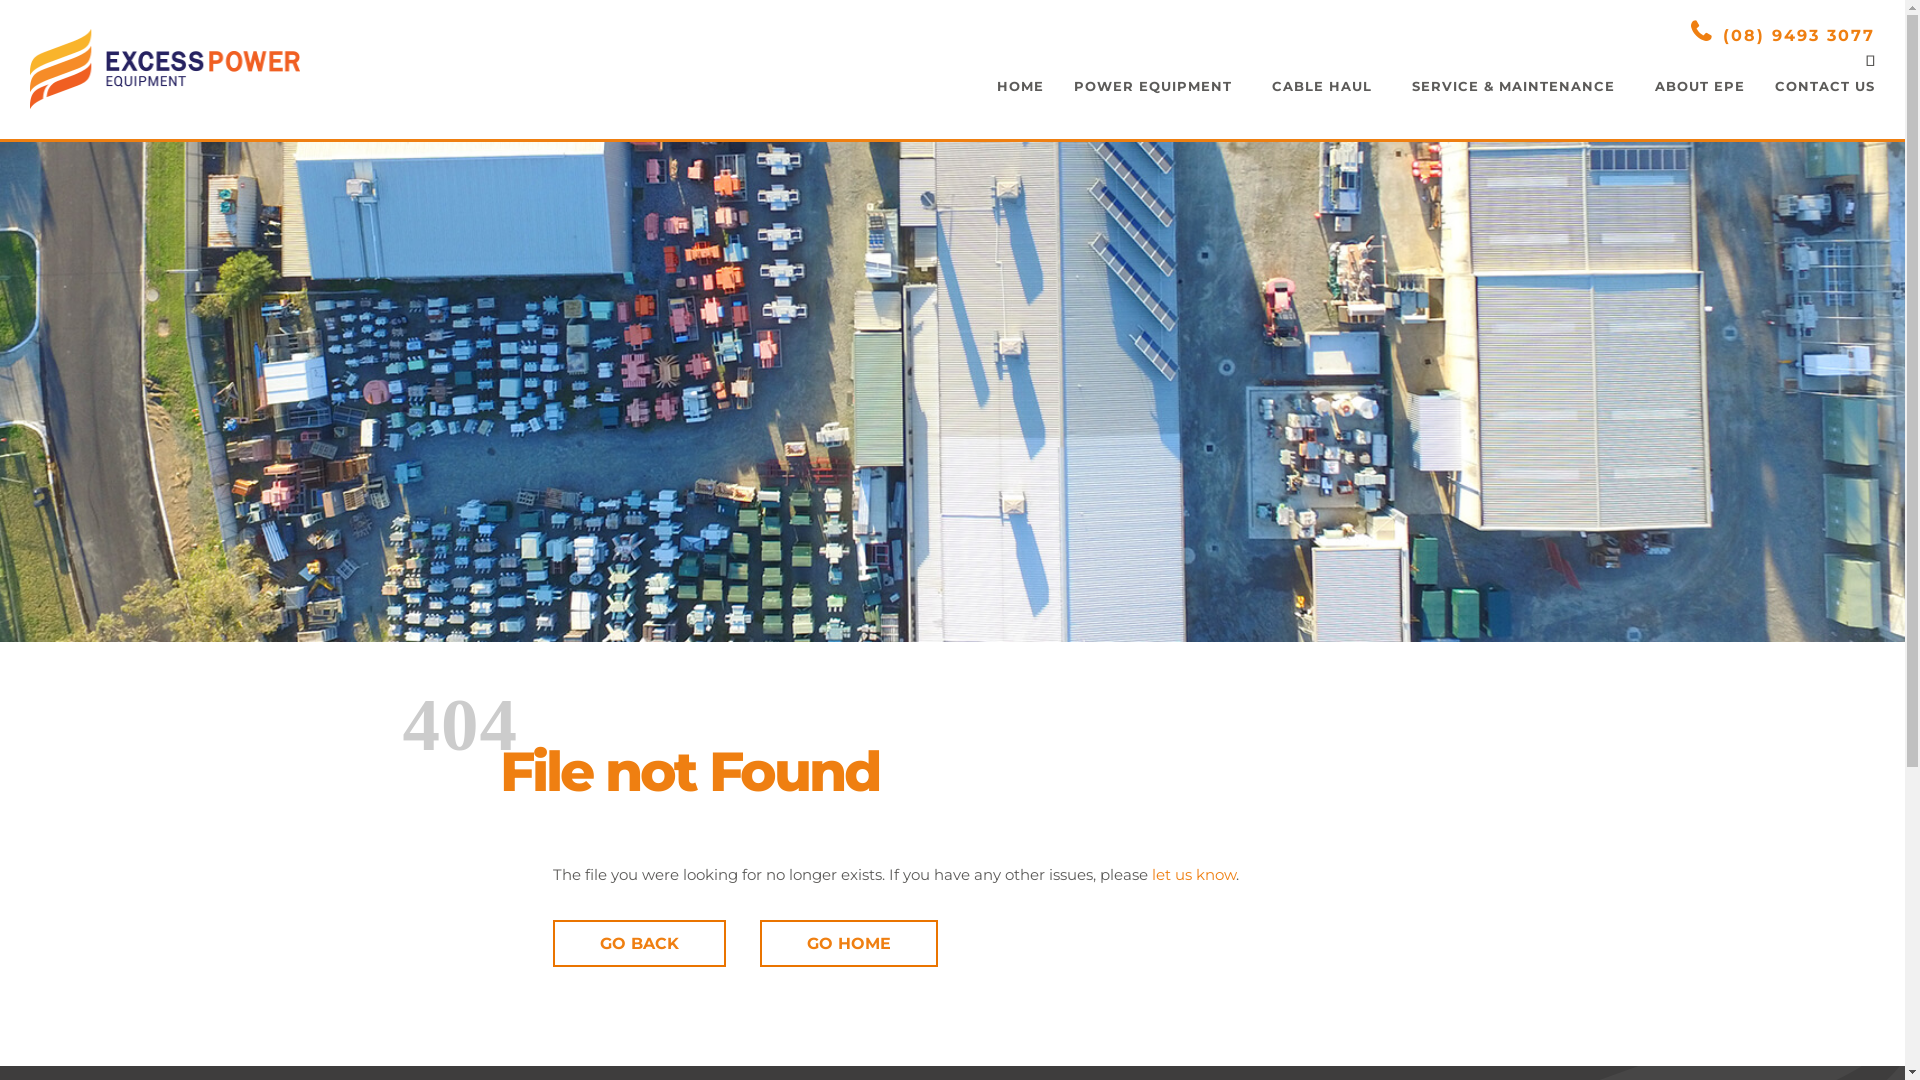 The image size is (1920, 1080). What do you see at coordinates (1689, 34) in the screenshot?
I see `'(08) 9493 3077'` at bounding box center [1689, 34].